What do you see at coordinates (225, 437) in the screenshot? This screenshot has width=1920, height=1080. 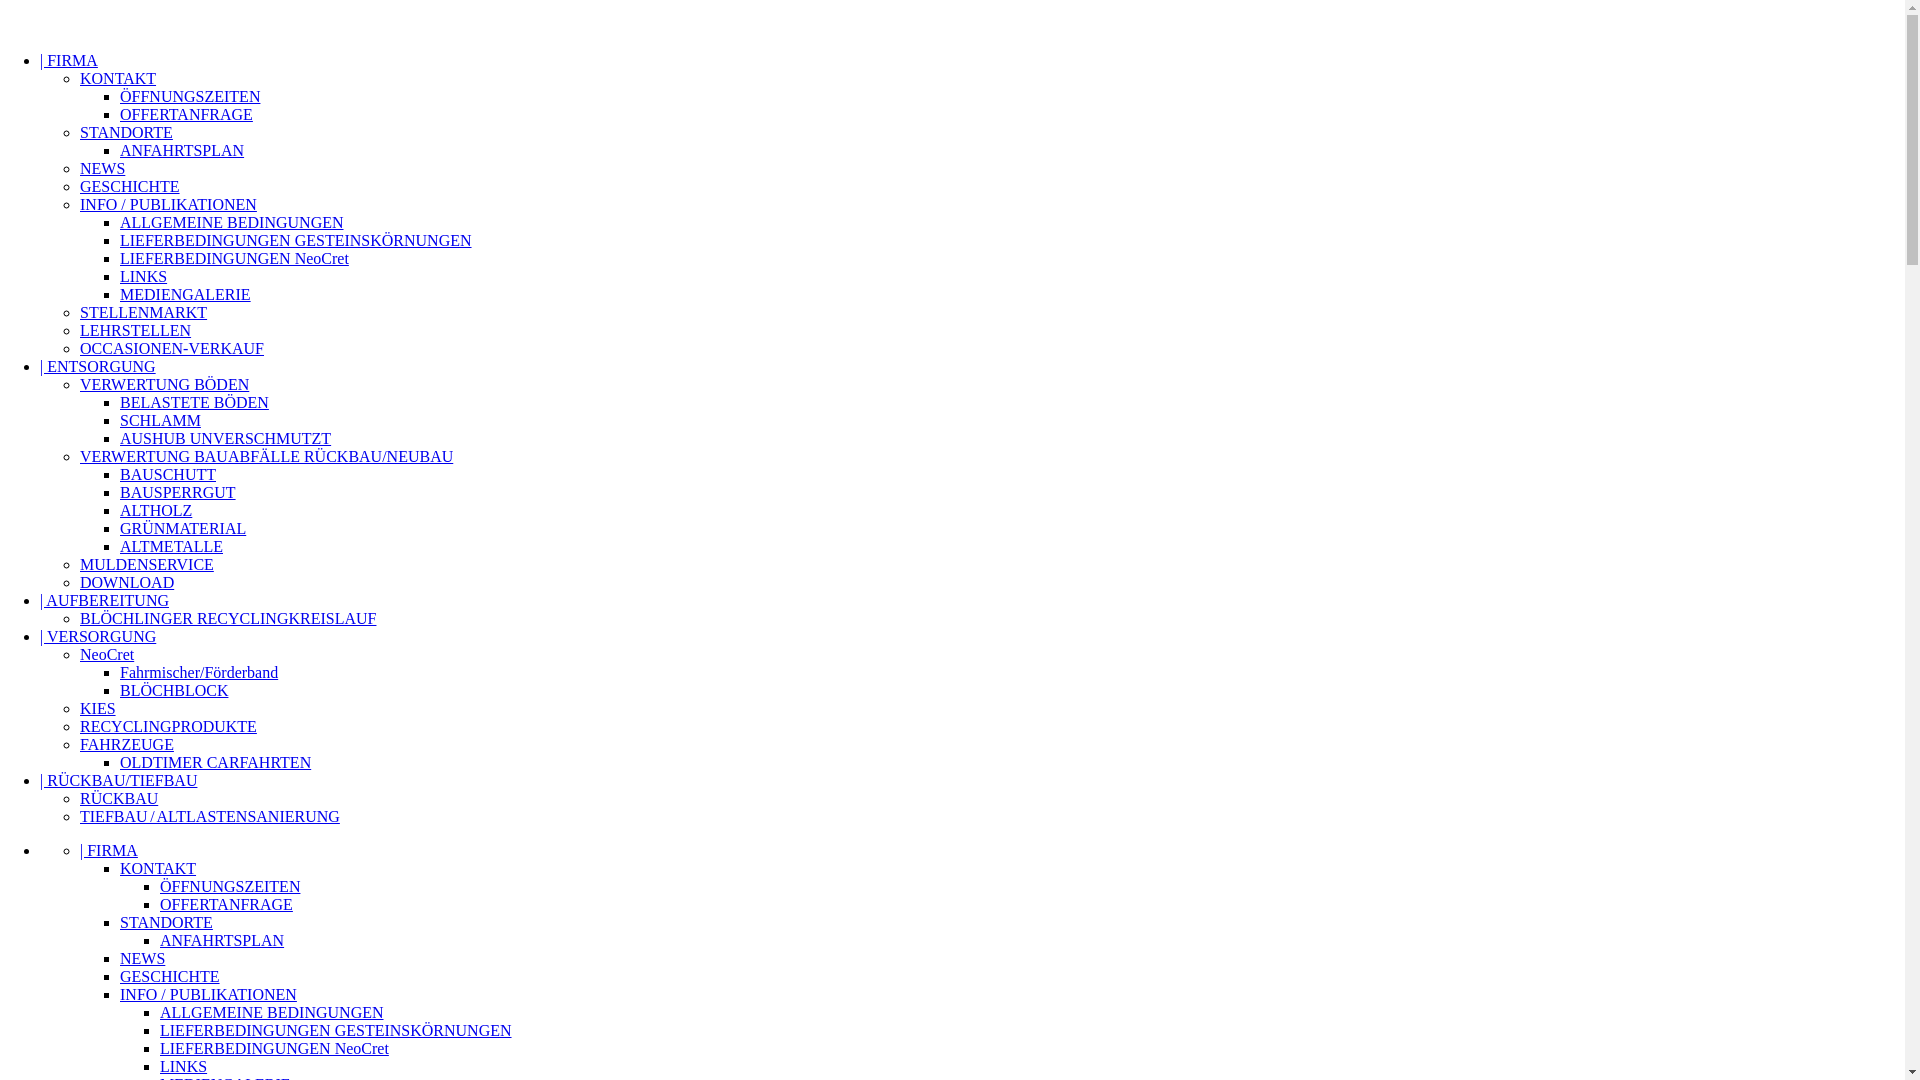 I see `'AUSHUB UNVERSCHMUTZT'` at bounding box center [225, 437].